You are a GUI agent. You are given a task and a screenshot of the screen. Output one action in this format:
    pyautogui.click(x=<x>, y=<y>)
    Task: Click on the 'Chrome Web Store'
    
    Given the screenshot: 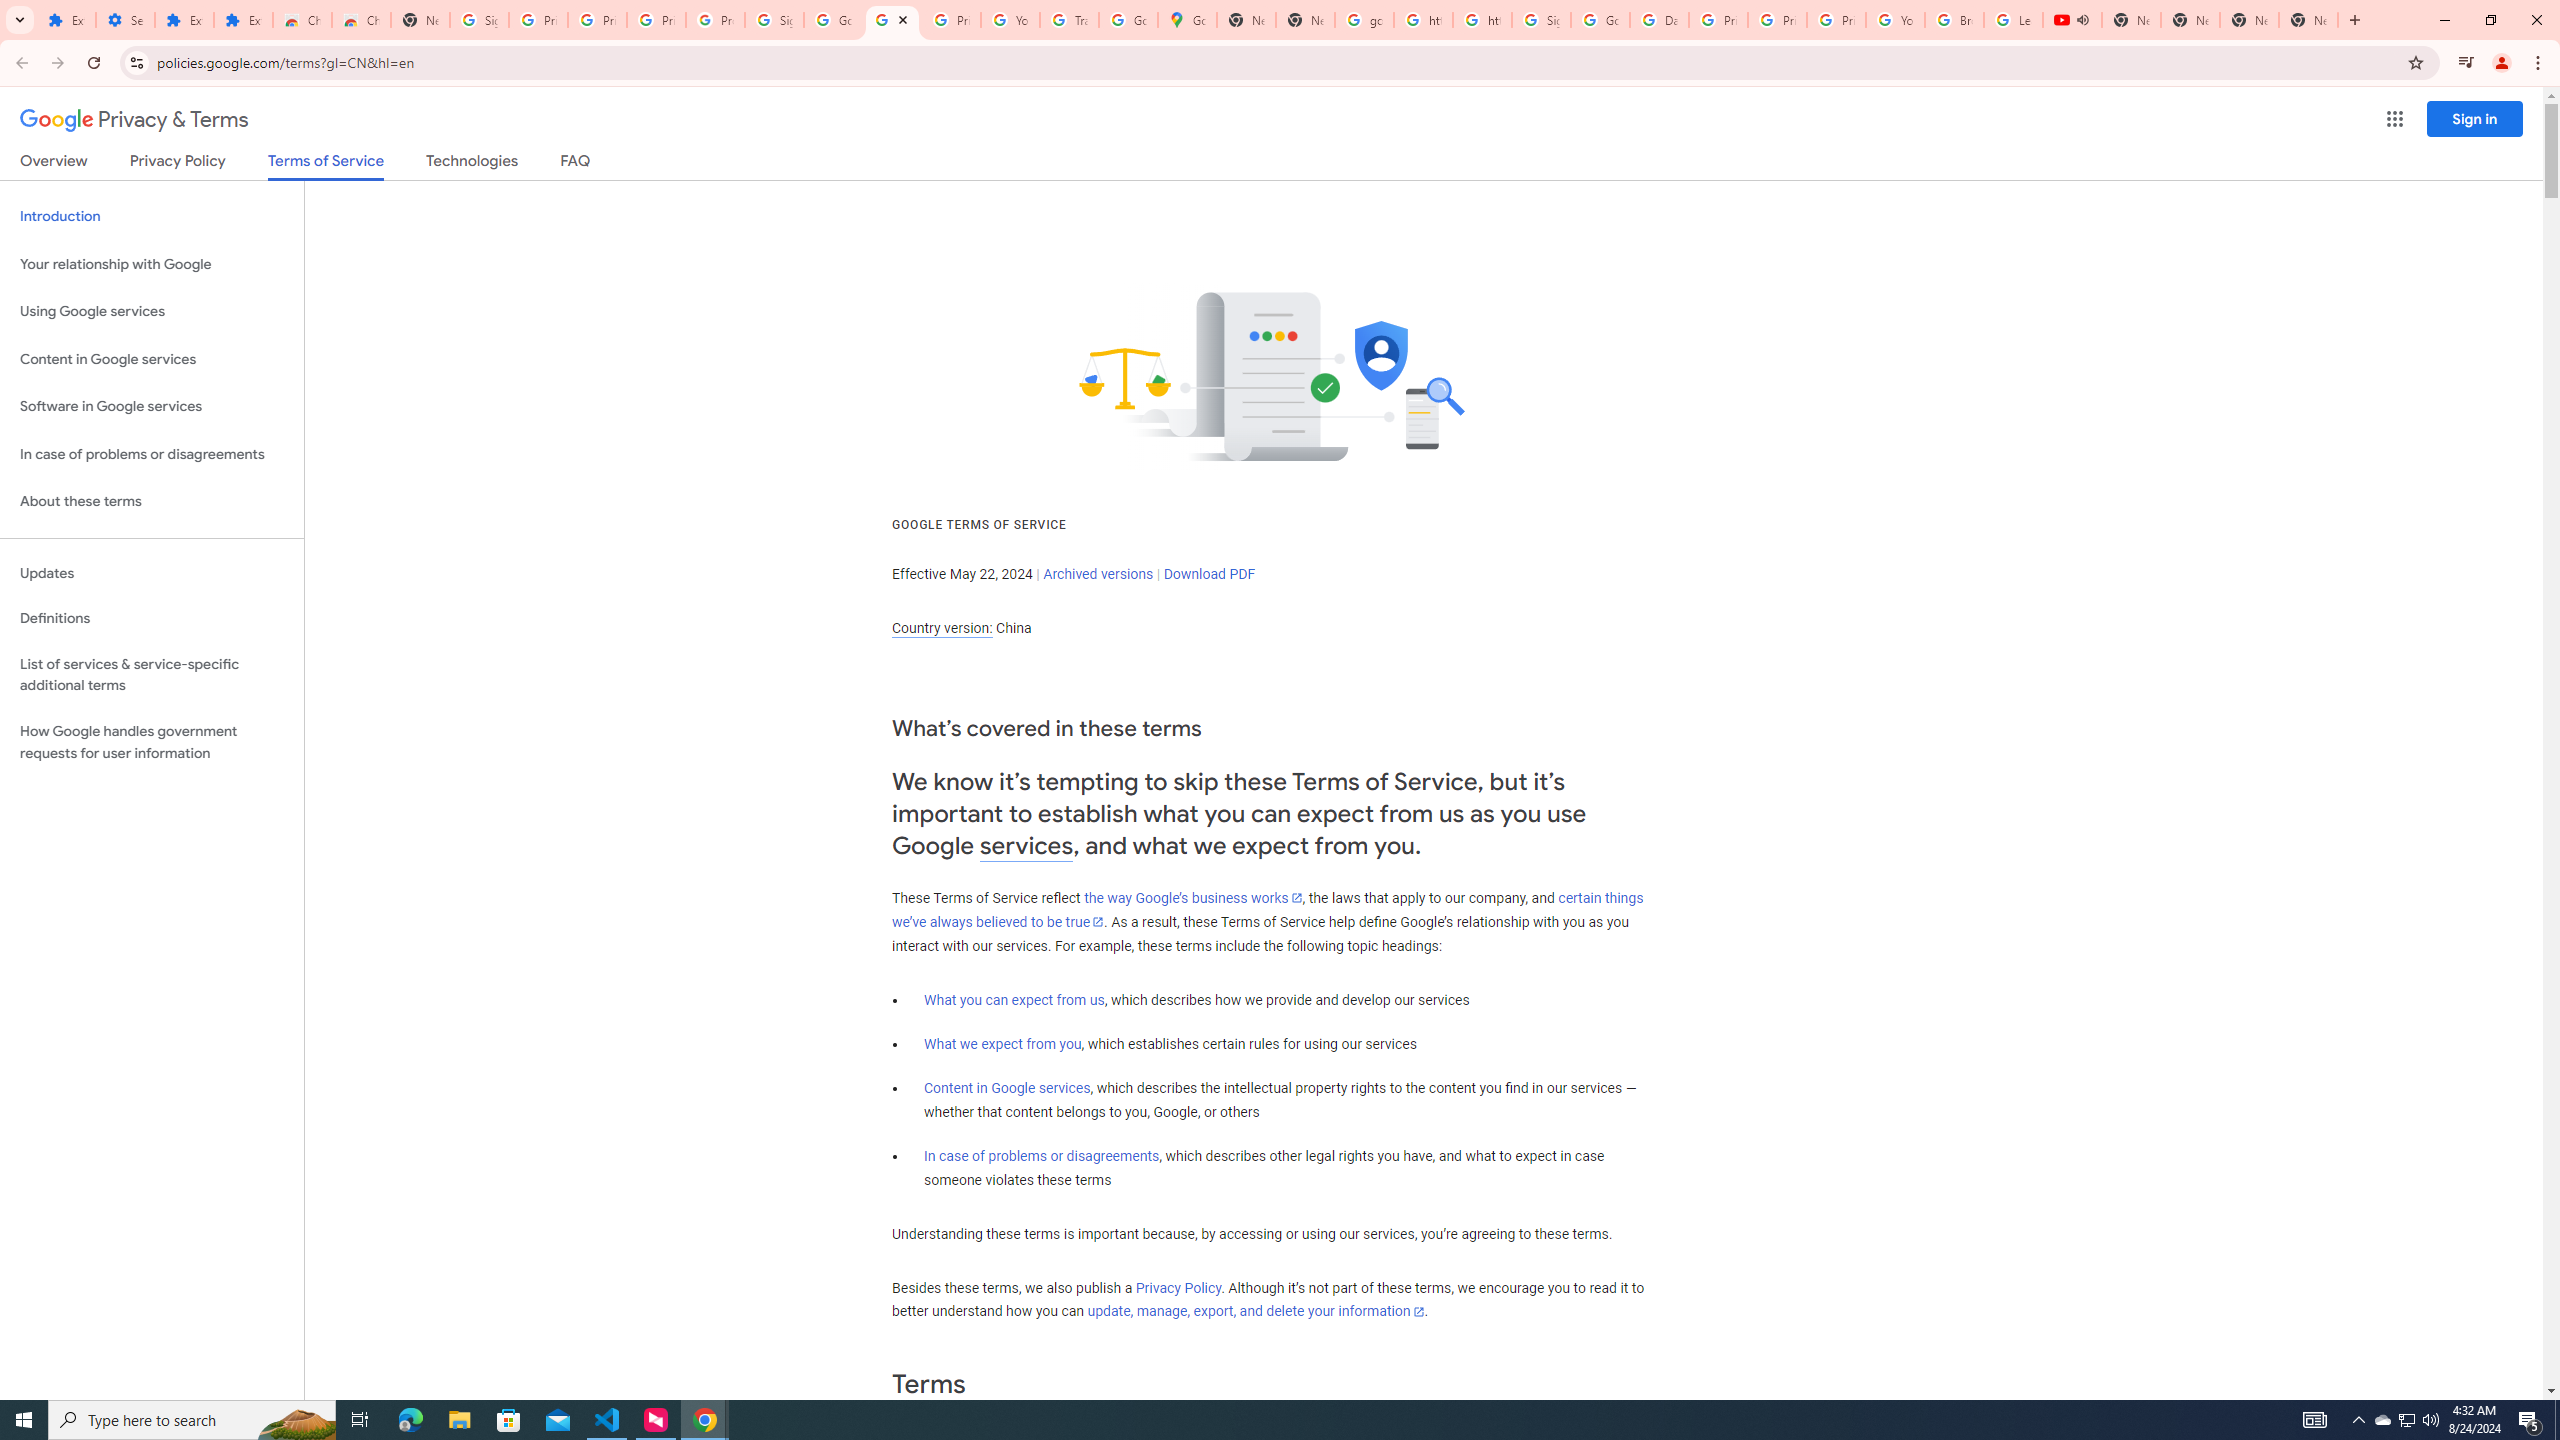 What is the action you would take?
    pyautogui.click(x=301, y=19)
    